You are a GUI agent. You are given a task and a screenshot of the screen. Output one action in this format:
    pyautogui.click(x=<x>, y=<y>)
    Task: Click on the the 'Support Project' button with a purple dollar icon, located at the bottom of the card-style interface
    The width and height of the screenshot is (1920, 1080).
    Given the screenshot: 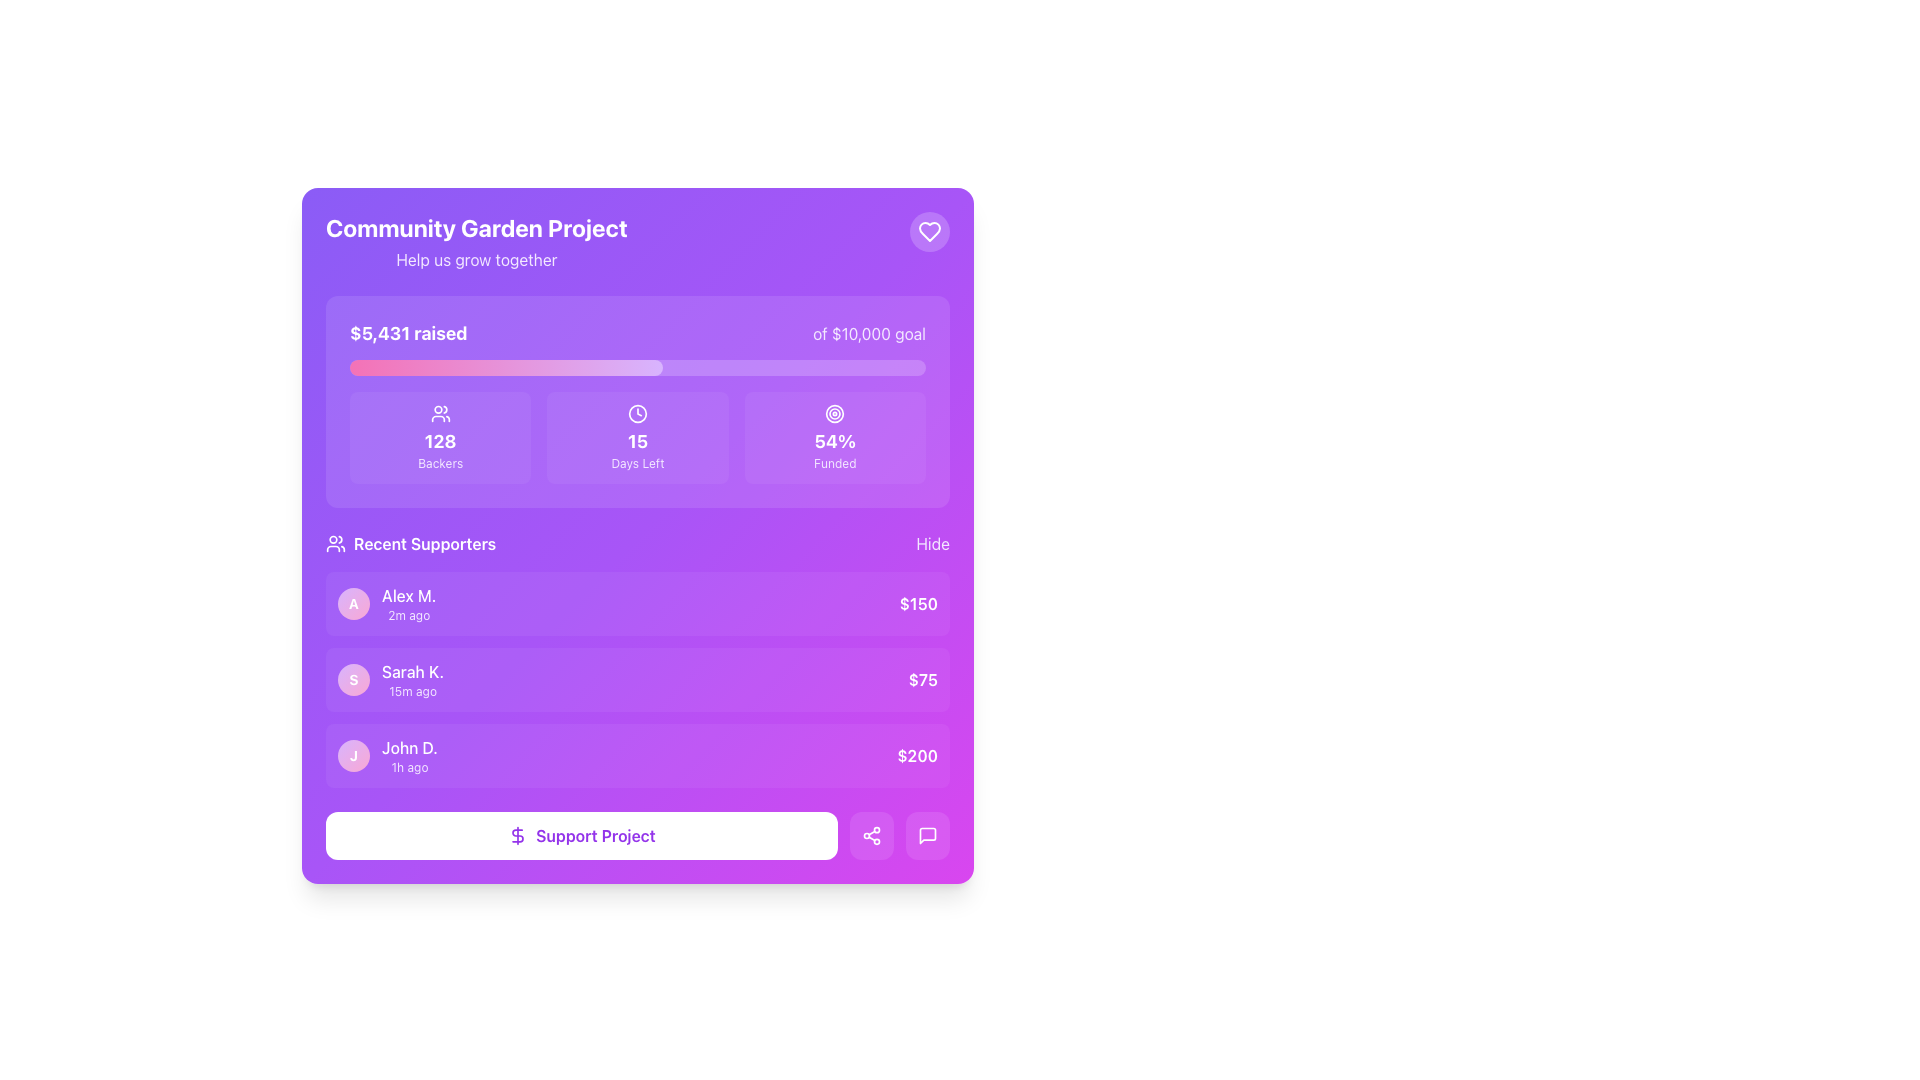 What is the action you would take?
    pyautogui.click(x=637, y=836)
    